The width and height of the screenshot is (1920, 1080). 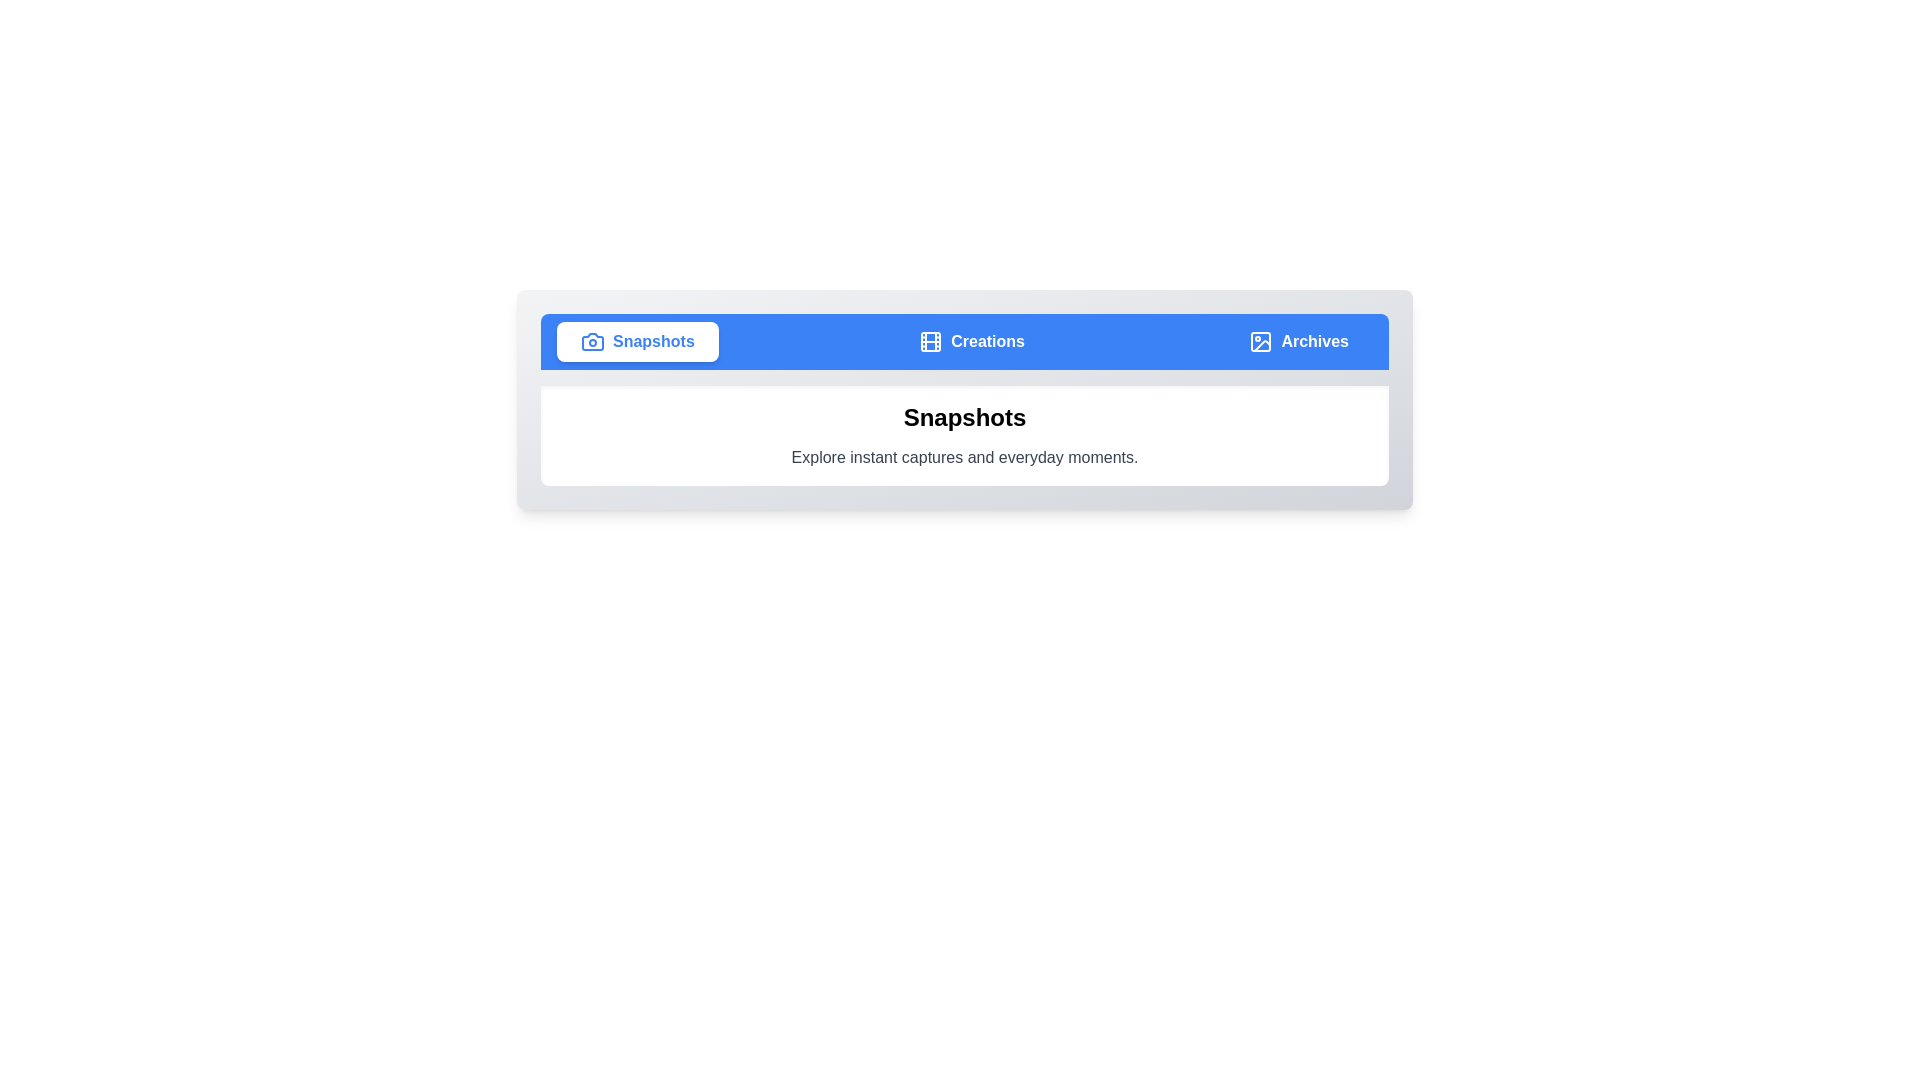 I want to click on the tab with the label Archives, so click(x=1299, y=341).